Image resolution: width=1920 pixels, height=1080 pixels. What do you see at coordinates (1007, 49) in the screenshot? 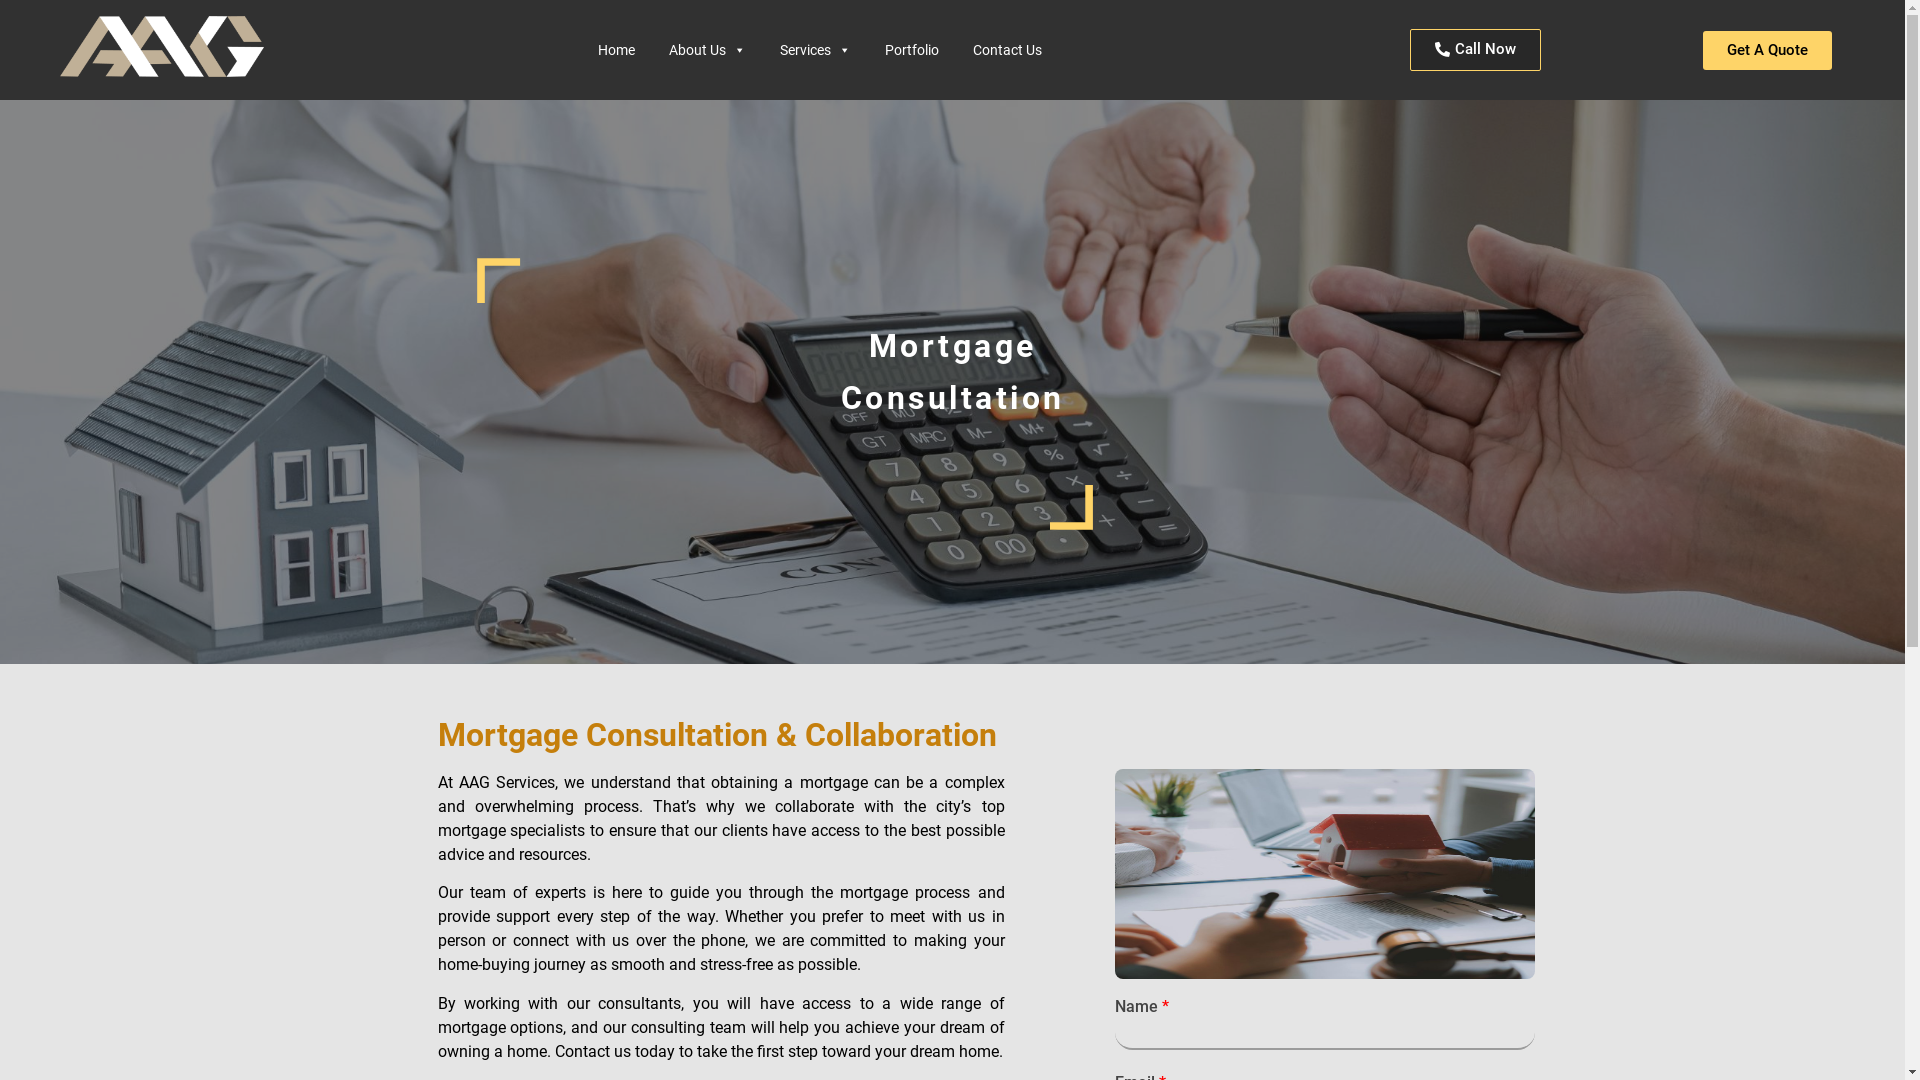
I see `'Contact Us'` at bounding box center [1007, 49].